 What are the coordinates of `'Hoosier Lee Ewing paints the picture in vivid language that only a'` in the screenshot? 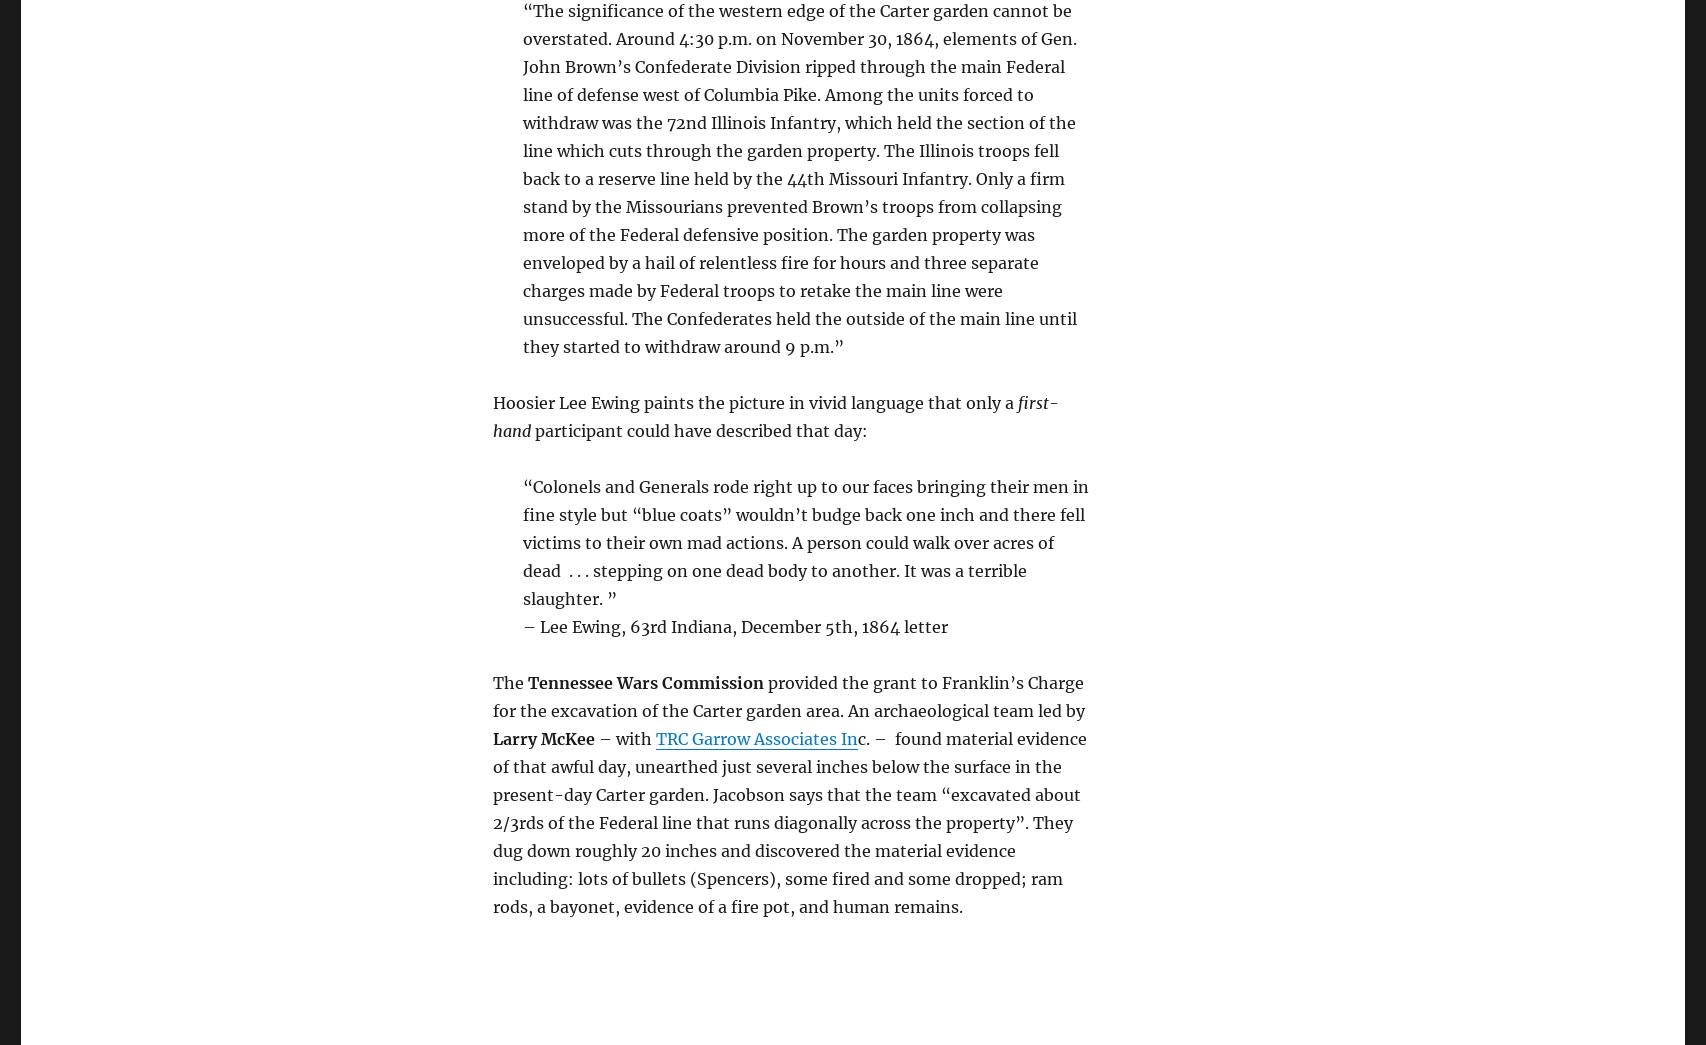 It's located at (752, 401).